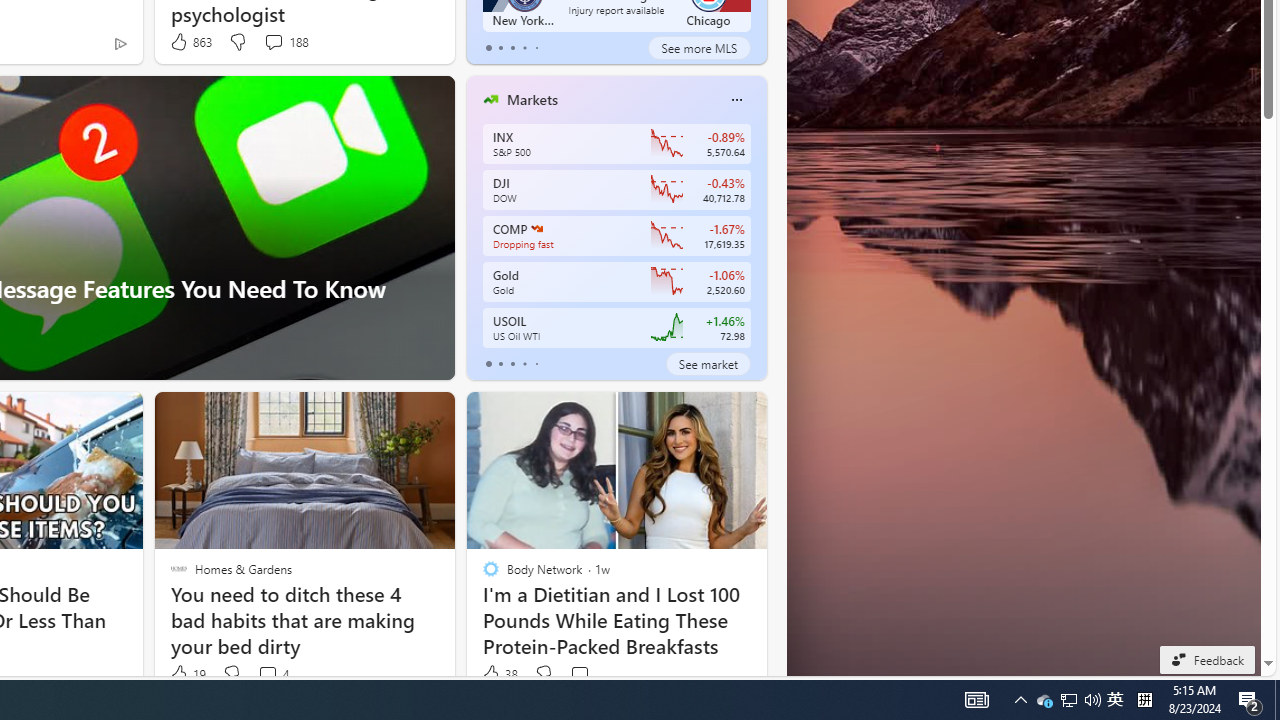 This screenshot has height=720, width=1280. I want to click on 'Class: icon-img', so click(735, 100).